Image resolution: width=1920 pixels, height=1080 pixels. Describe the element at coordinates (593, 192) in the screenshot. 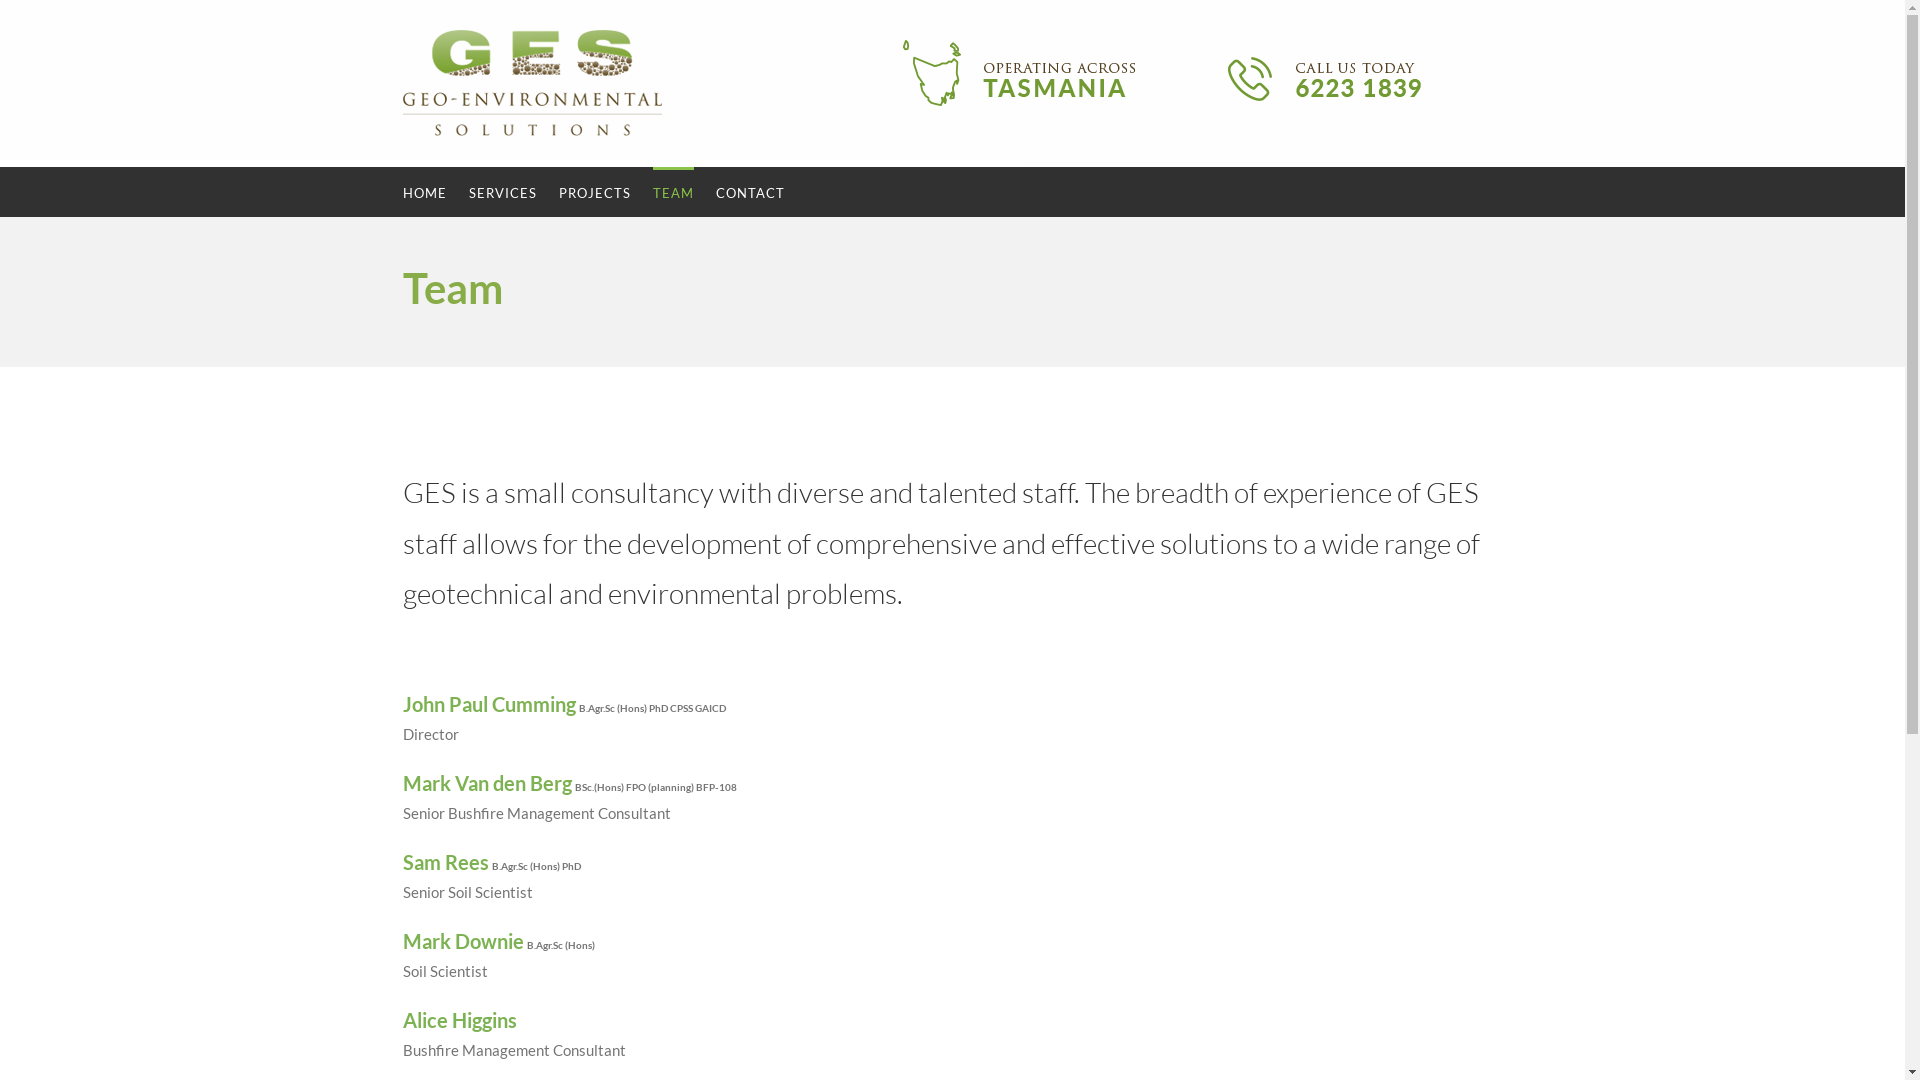

I see `'PROJECTS'` at that location.